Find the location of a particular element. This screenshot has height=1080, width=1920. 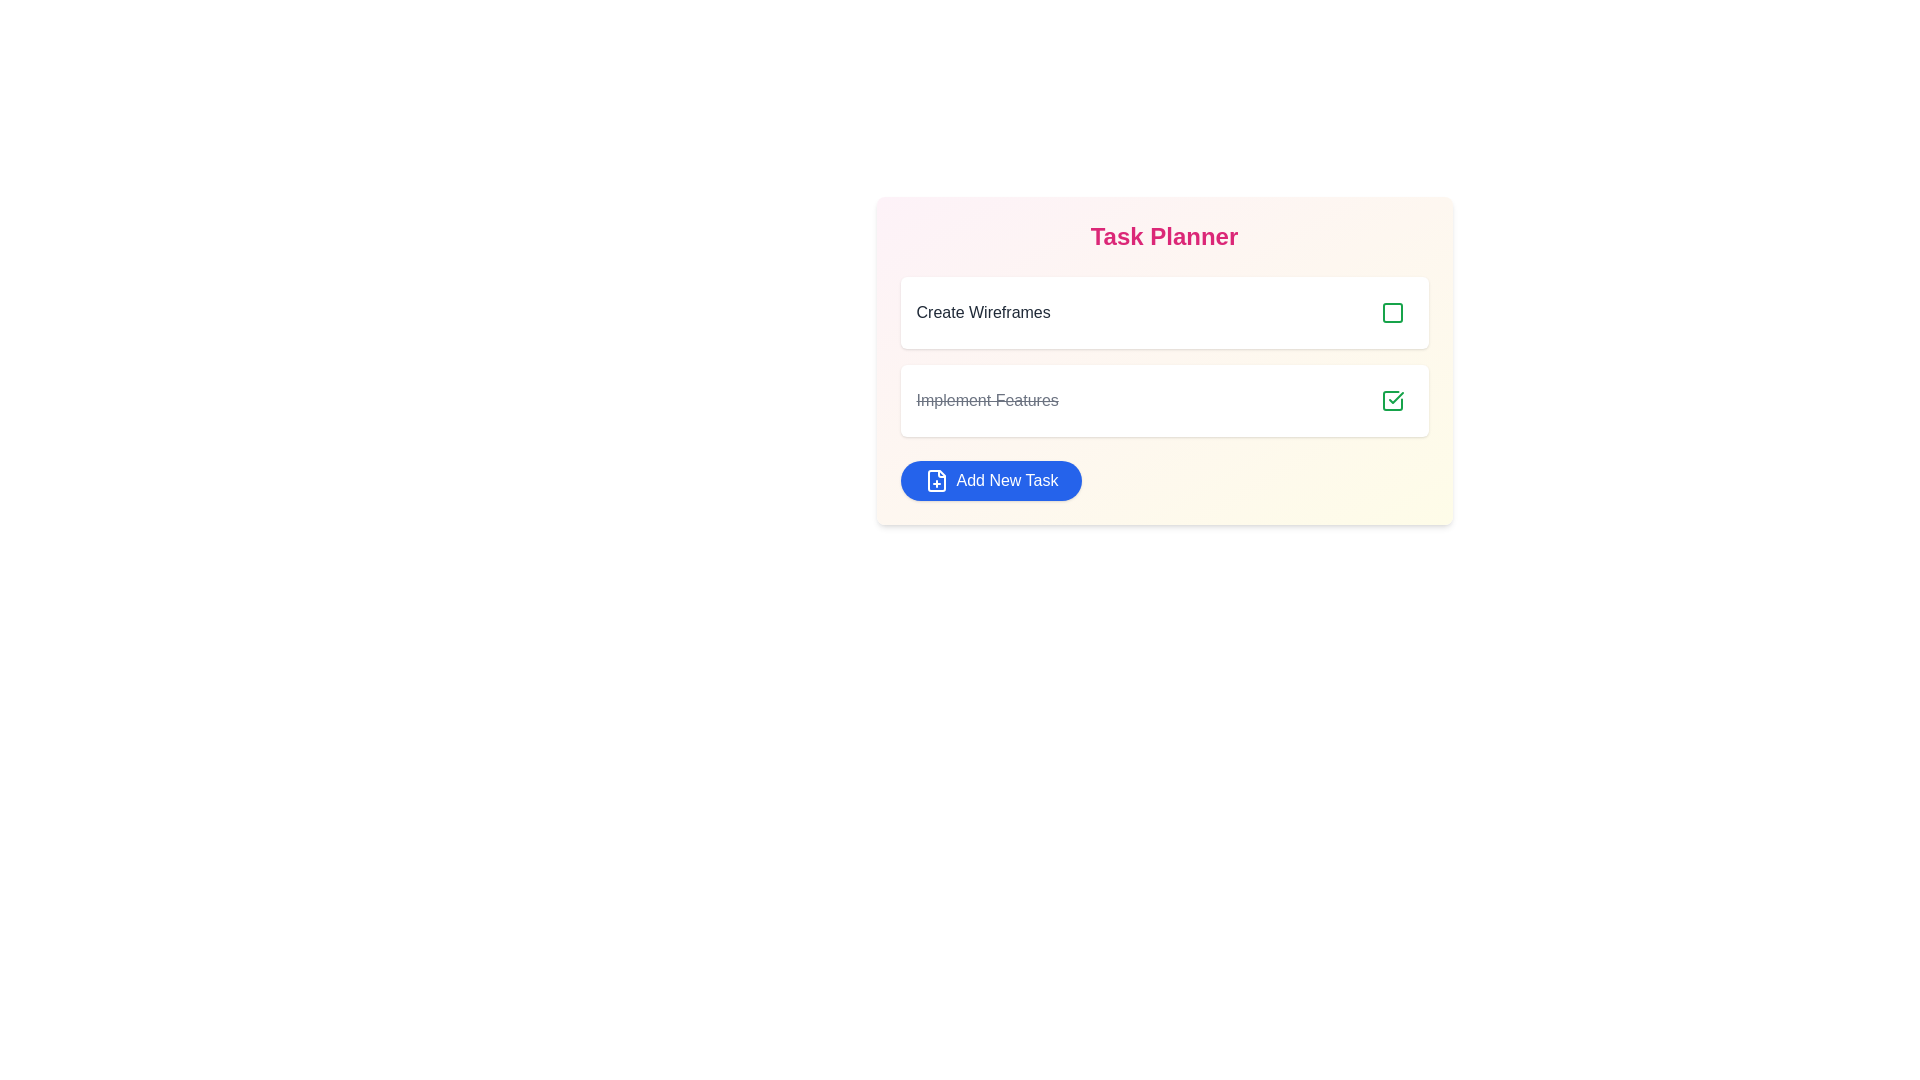

the interactive icon/button located on the upper right side of the 'Create Wireframes' text field in the 'Task Planner' section is located at coordinates (1391, 312).